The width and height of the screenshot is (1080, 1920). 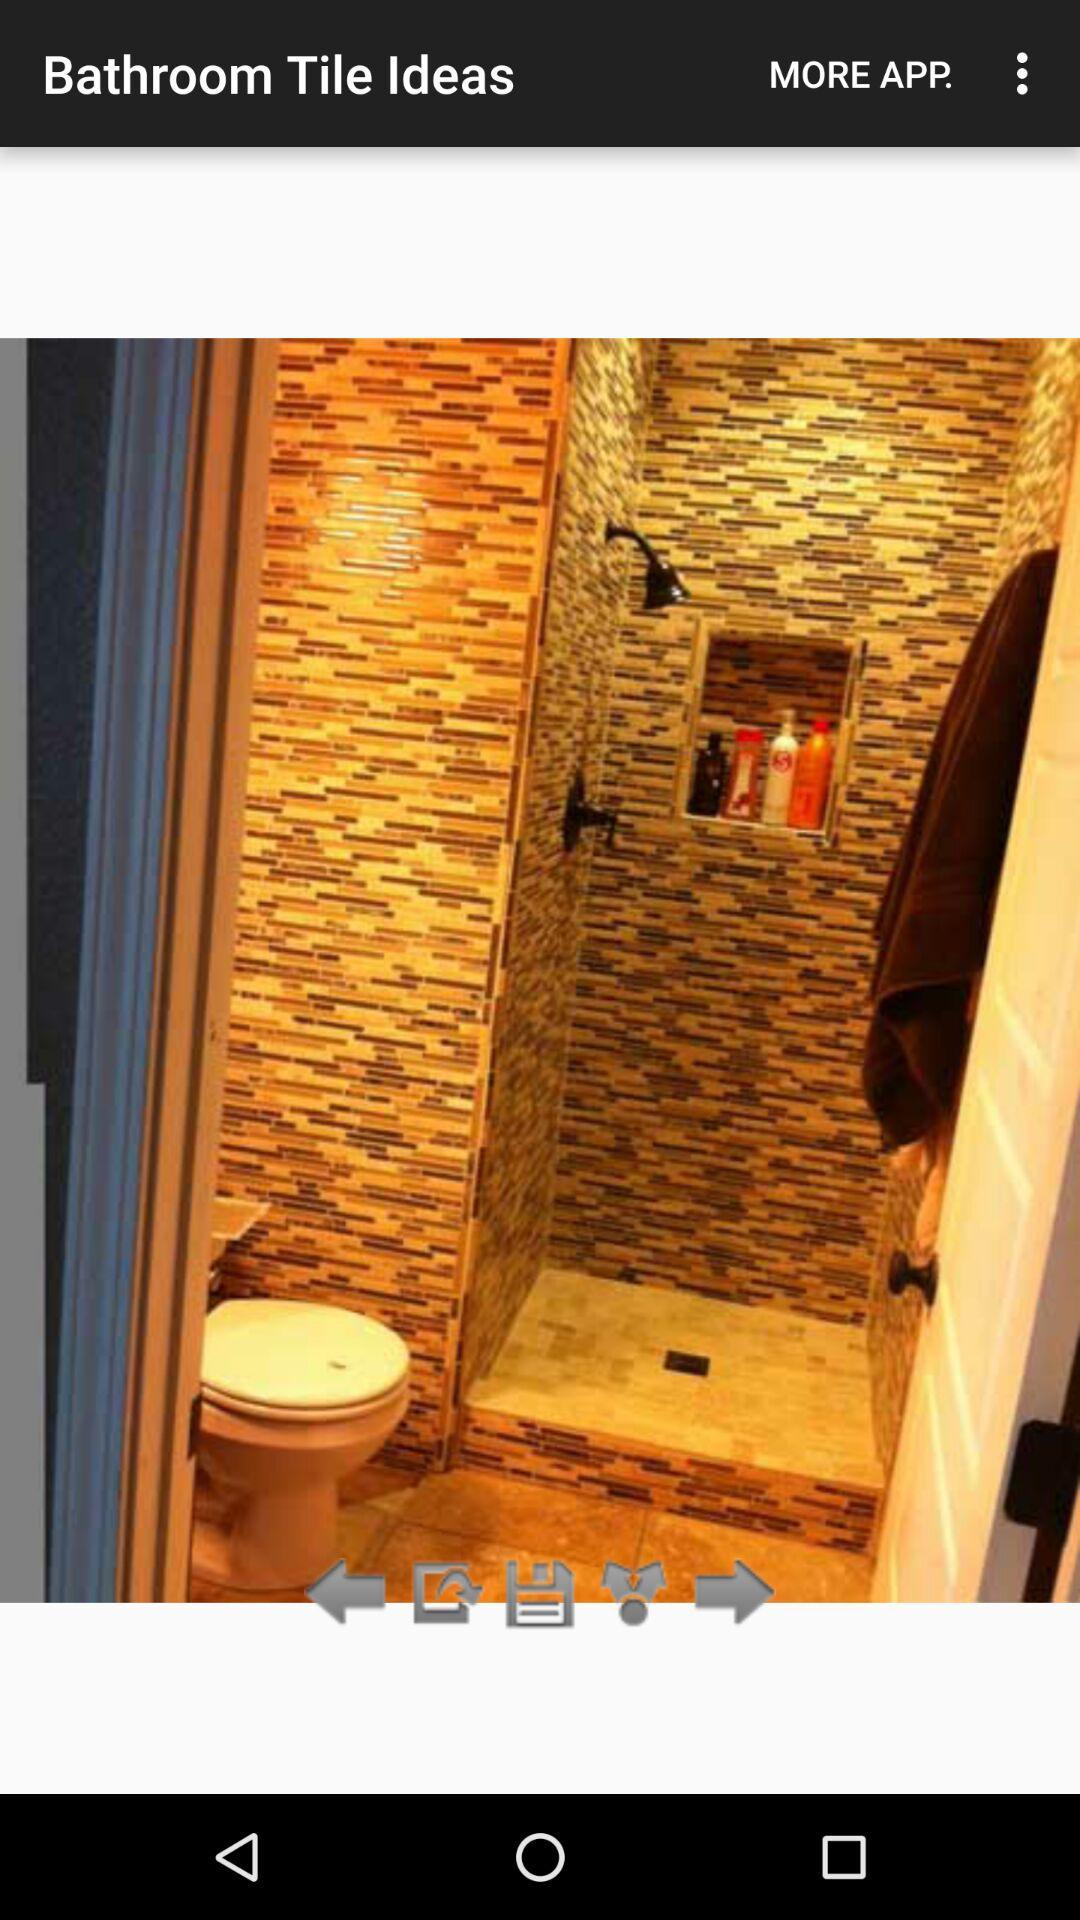 What do you see at coordinates (729, 1593) in the screenshot?
I see `go forward` at bounding box center [729, 1593].